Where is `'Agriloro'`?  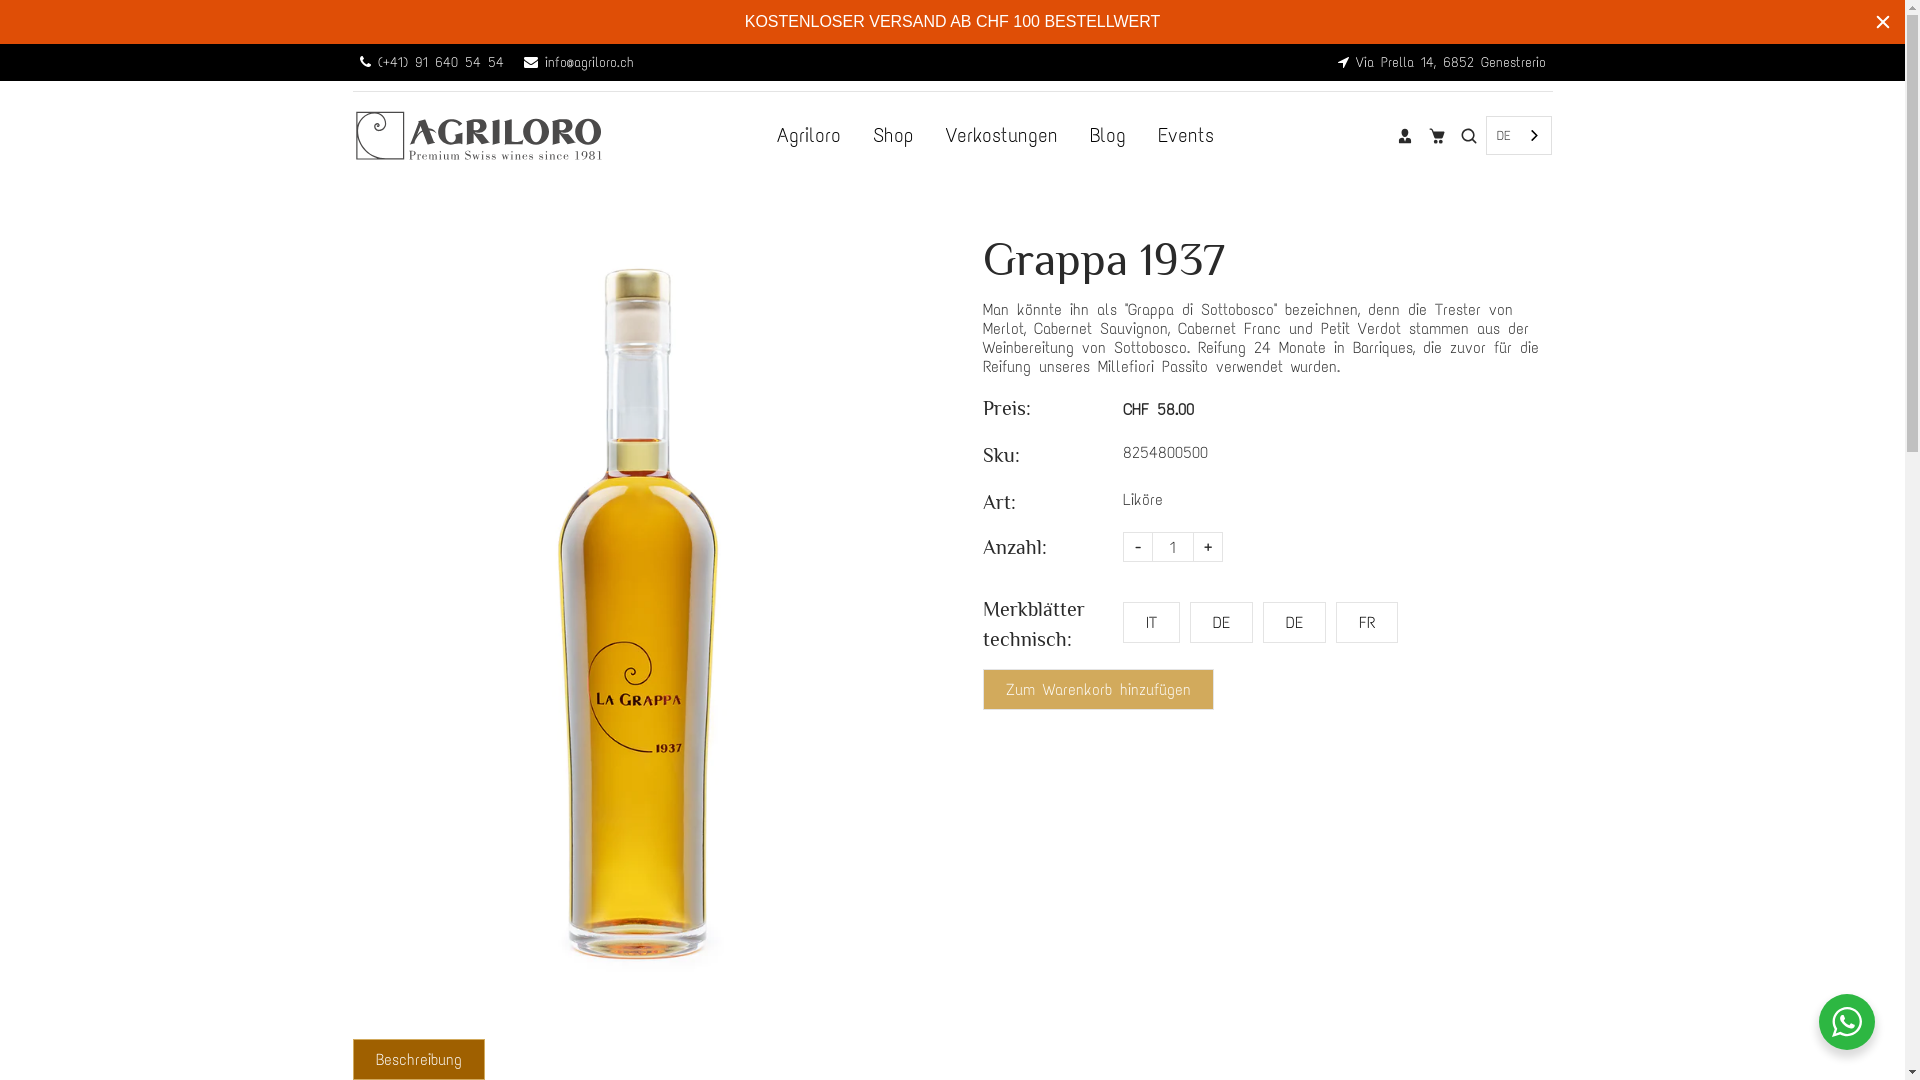 'Agriloro' is located at coordinates (809, 135).